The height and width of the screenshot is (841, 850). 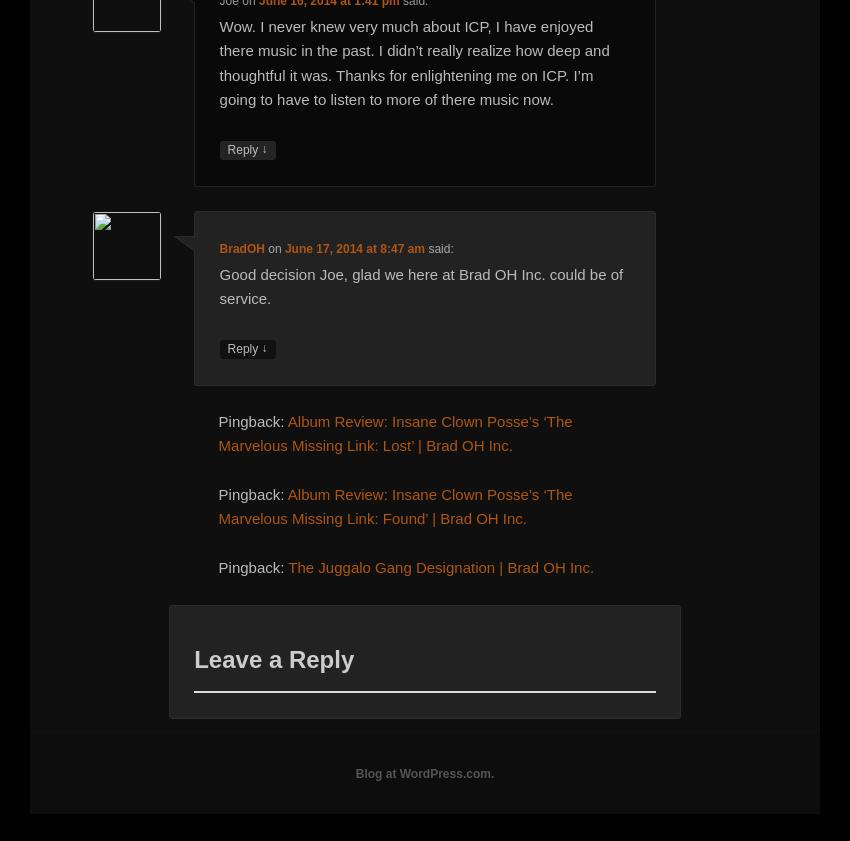 I want to click on 'Blog at WordPress.com.', so click(x=424, y=773).